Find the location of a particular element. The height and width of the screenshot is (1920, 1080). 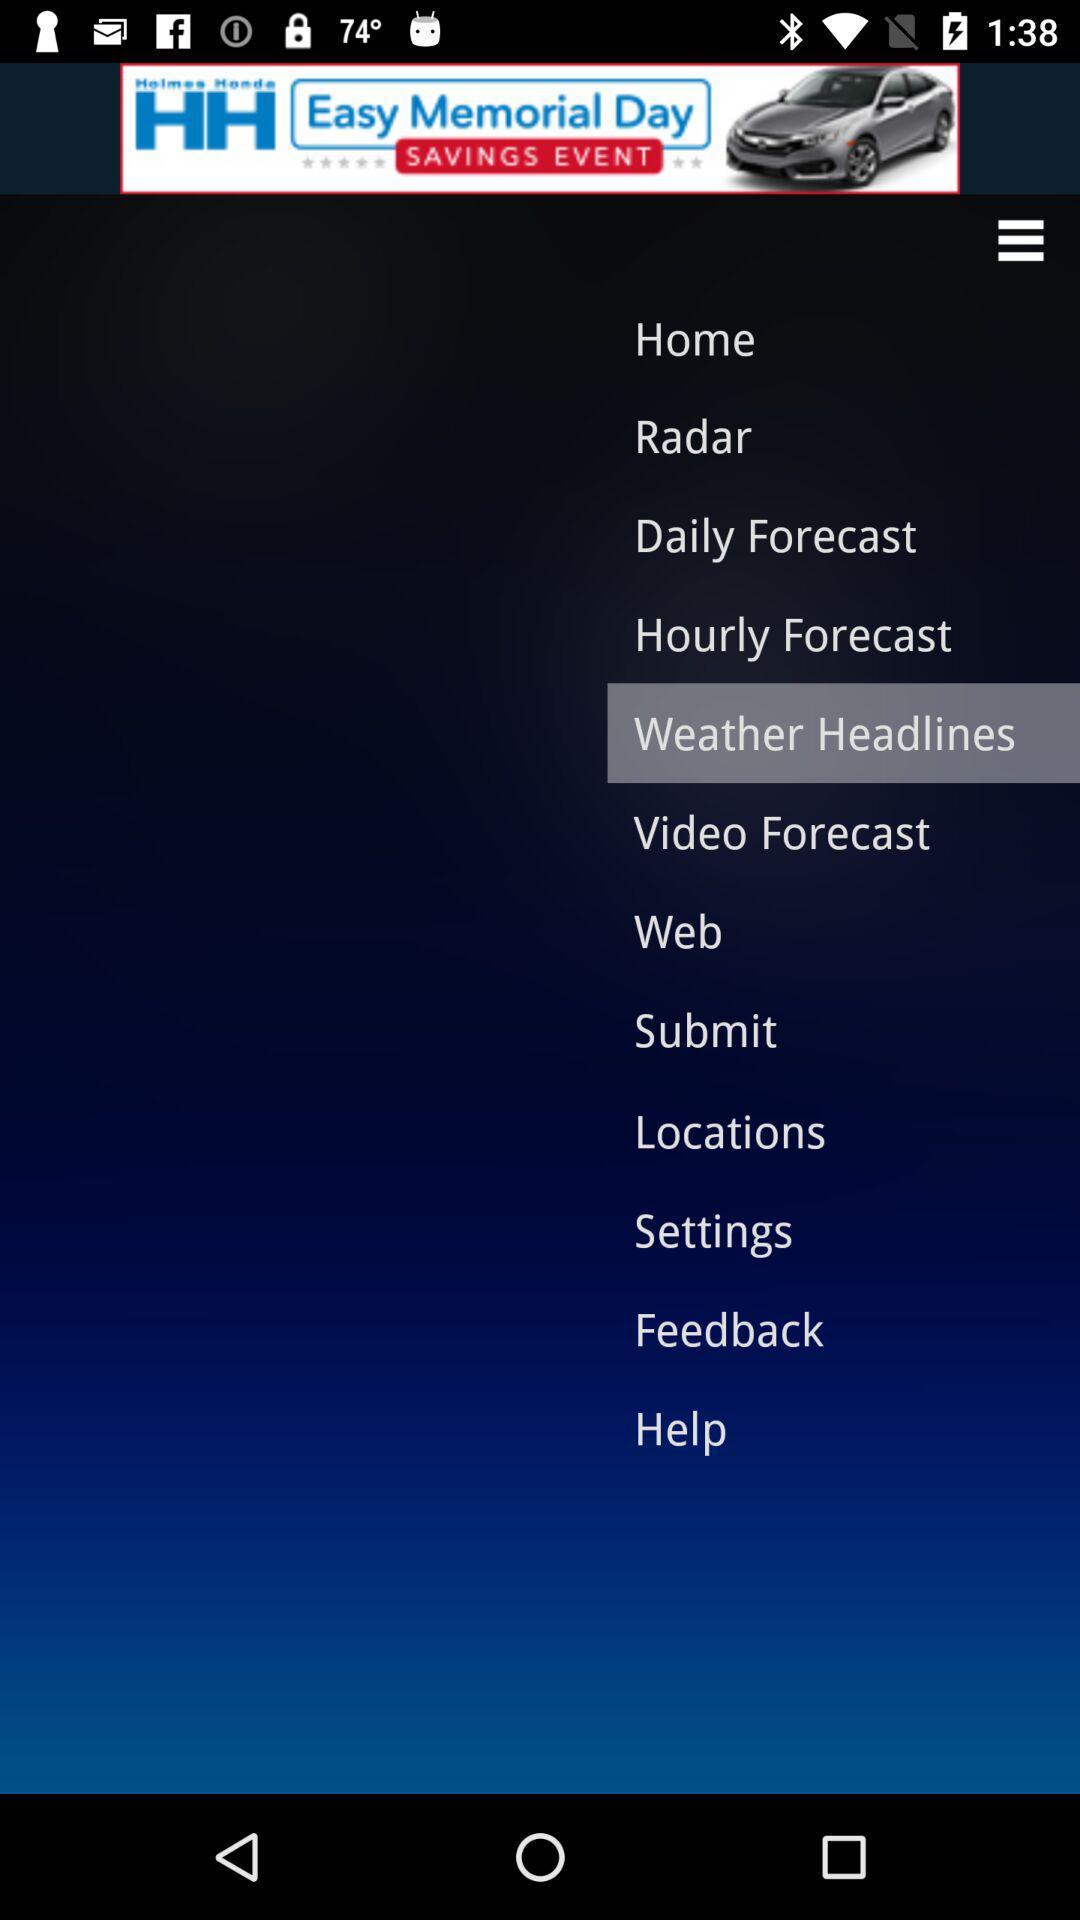

video forecast is located at coordinates (828, 831).